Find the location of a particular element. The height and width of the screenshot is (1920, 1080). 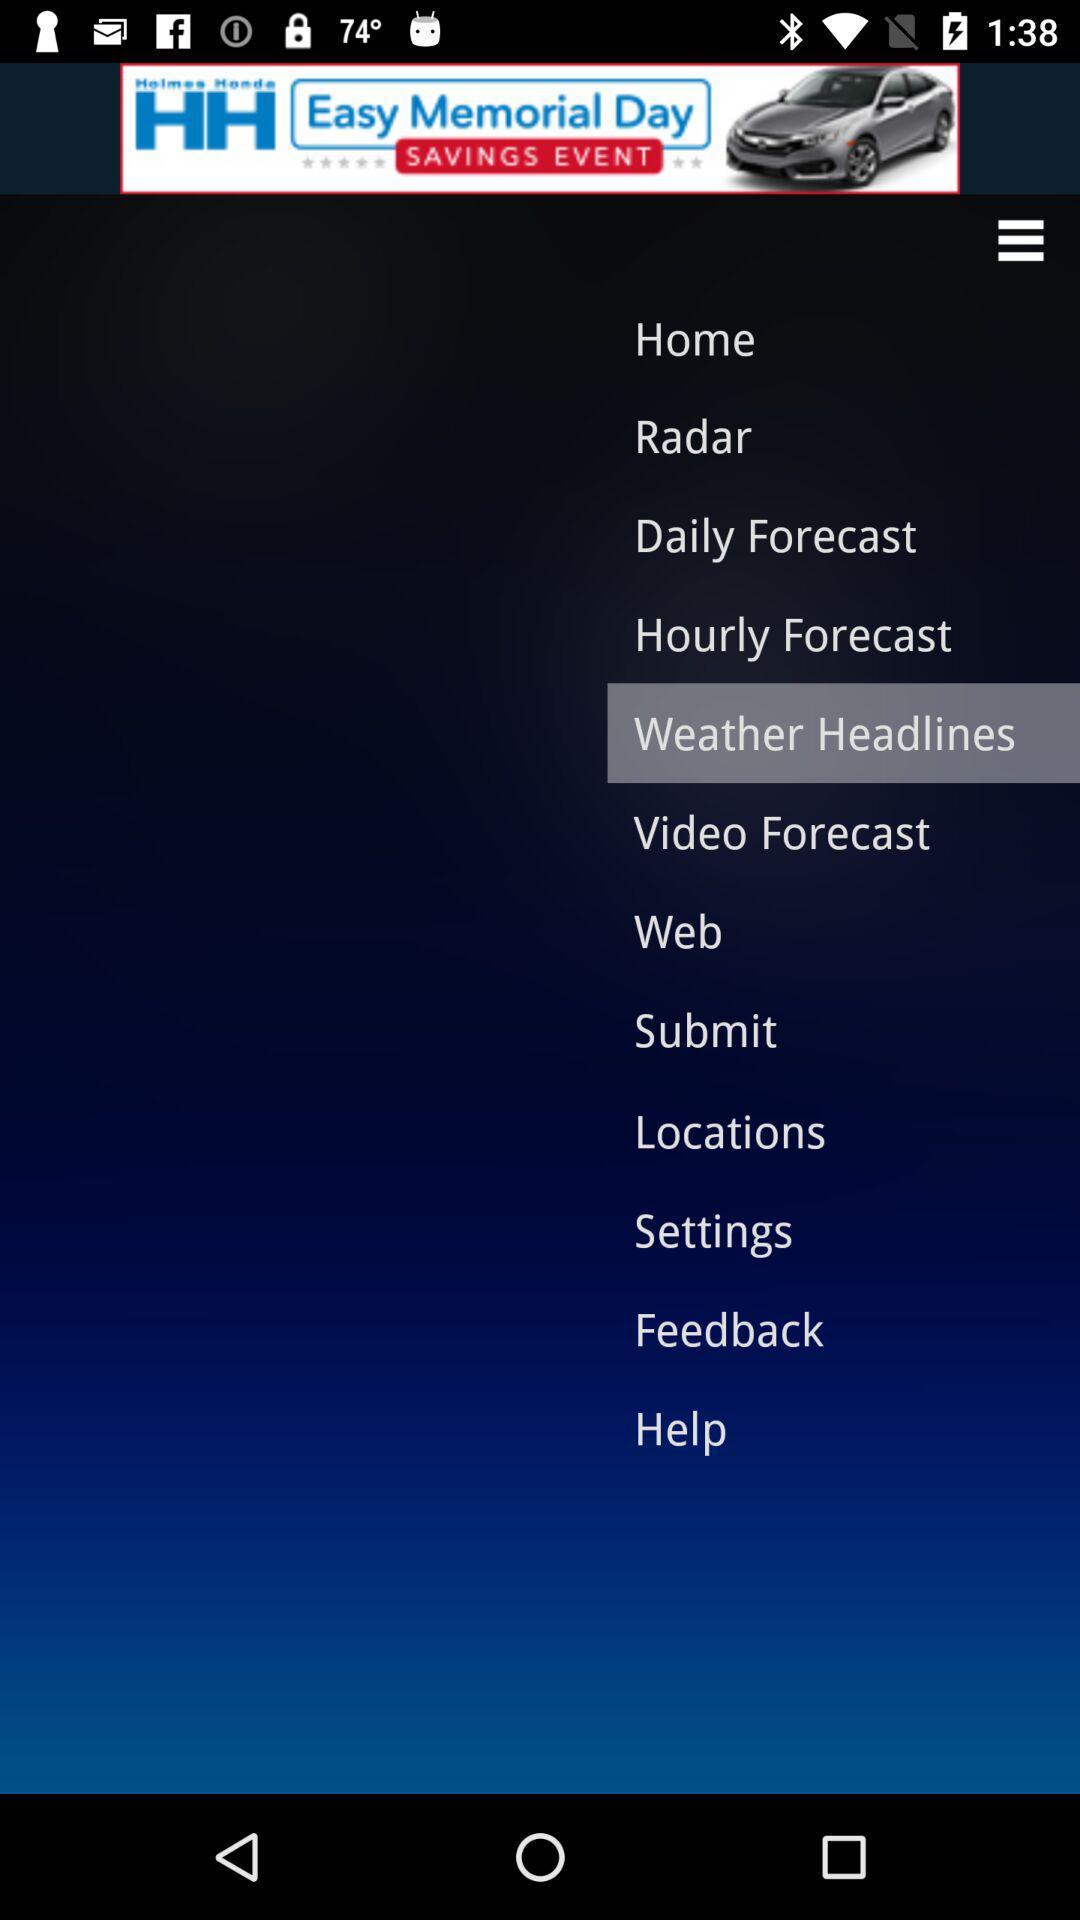

video forecast is located at coordinates (828, 831).